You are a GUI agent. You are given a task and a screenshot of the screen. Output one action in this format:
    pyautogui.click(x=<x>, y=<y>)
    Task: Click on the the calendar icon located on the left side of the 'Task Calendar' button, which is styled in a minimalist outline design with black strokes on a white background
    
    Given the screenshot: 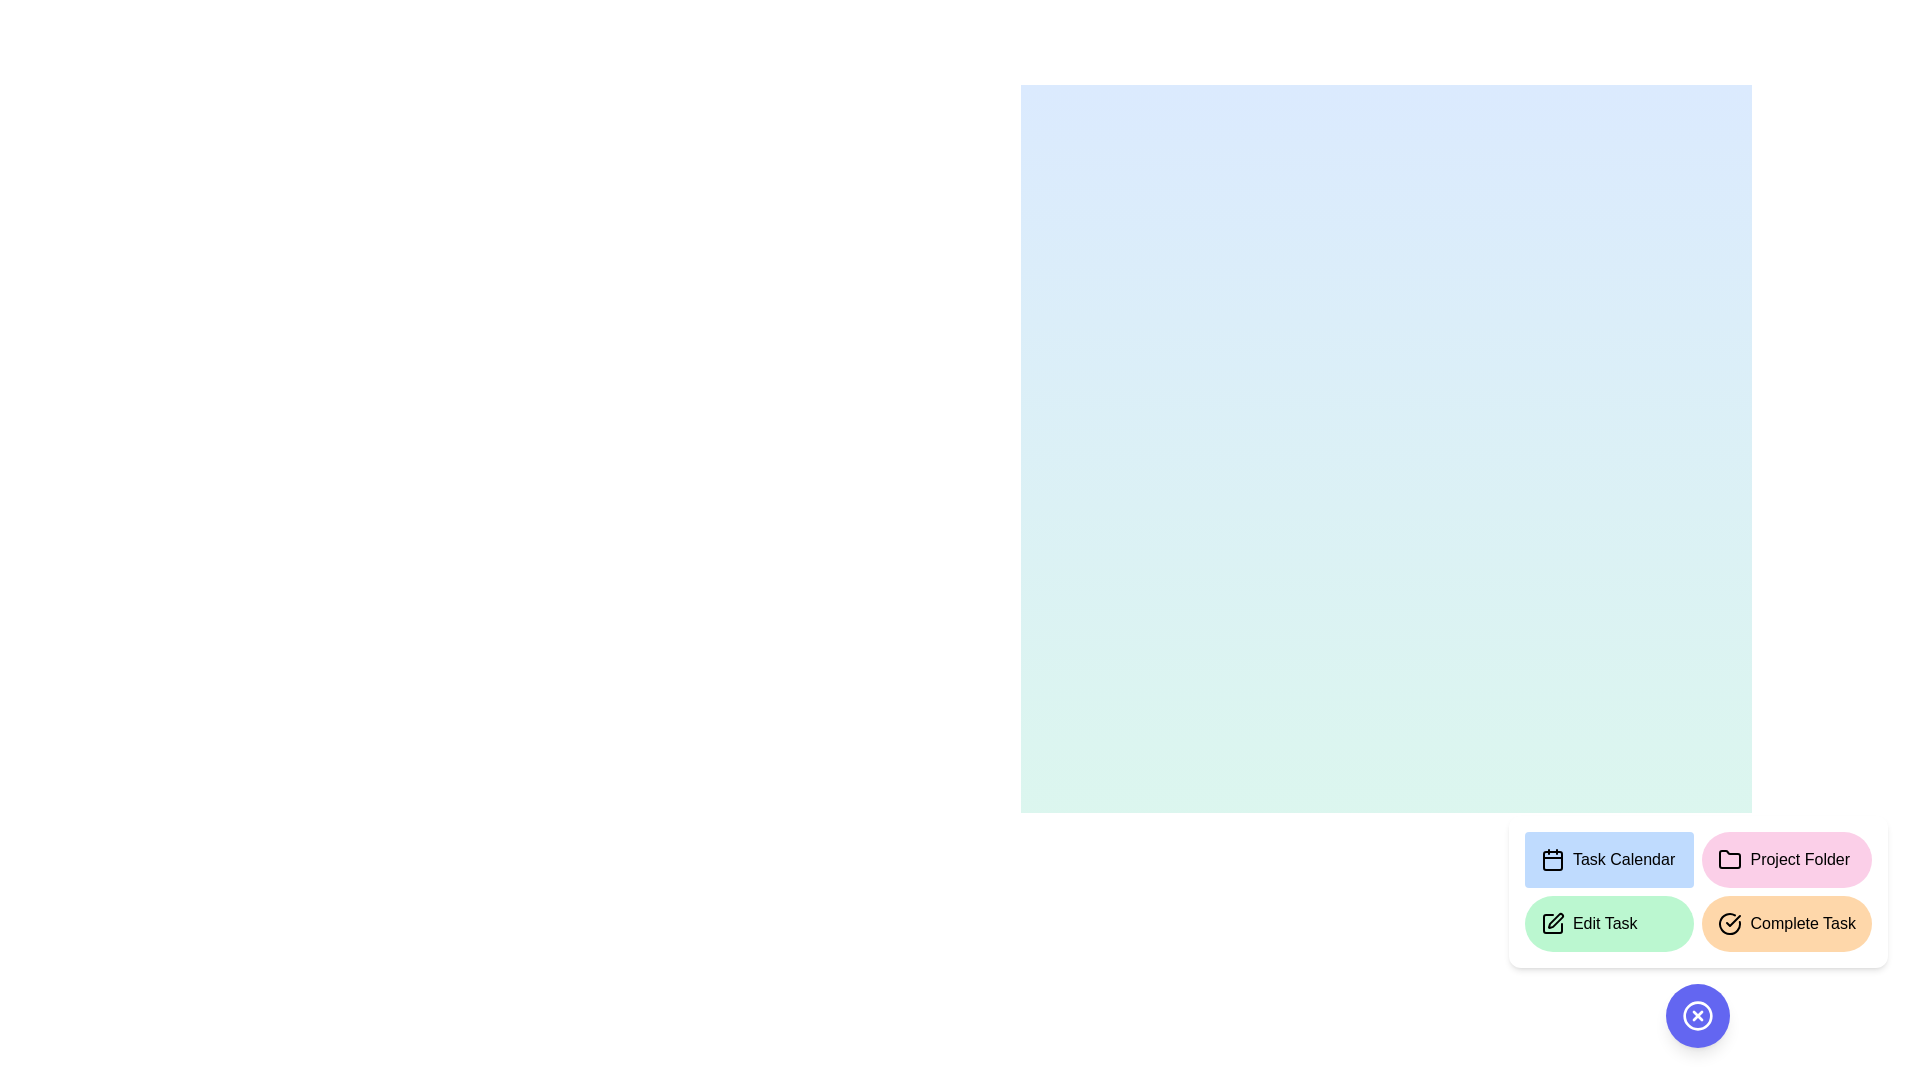 What is the action you would take?
    pyautogui.click(x=1551, y=859)
    